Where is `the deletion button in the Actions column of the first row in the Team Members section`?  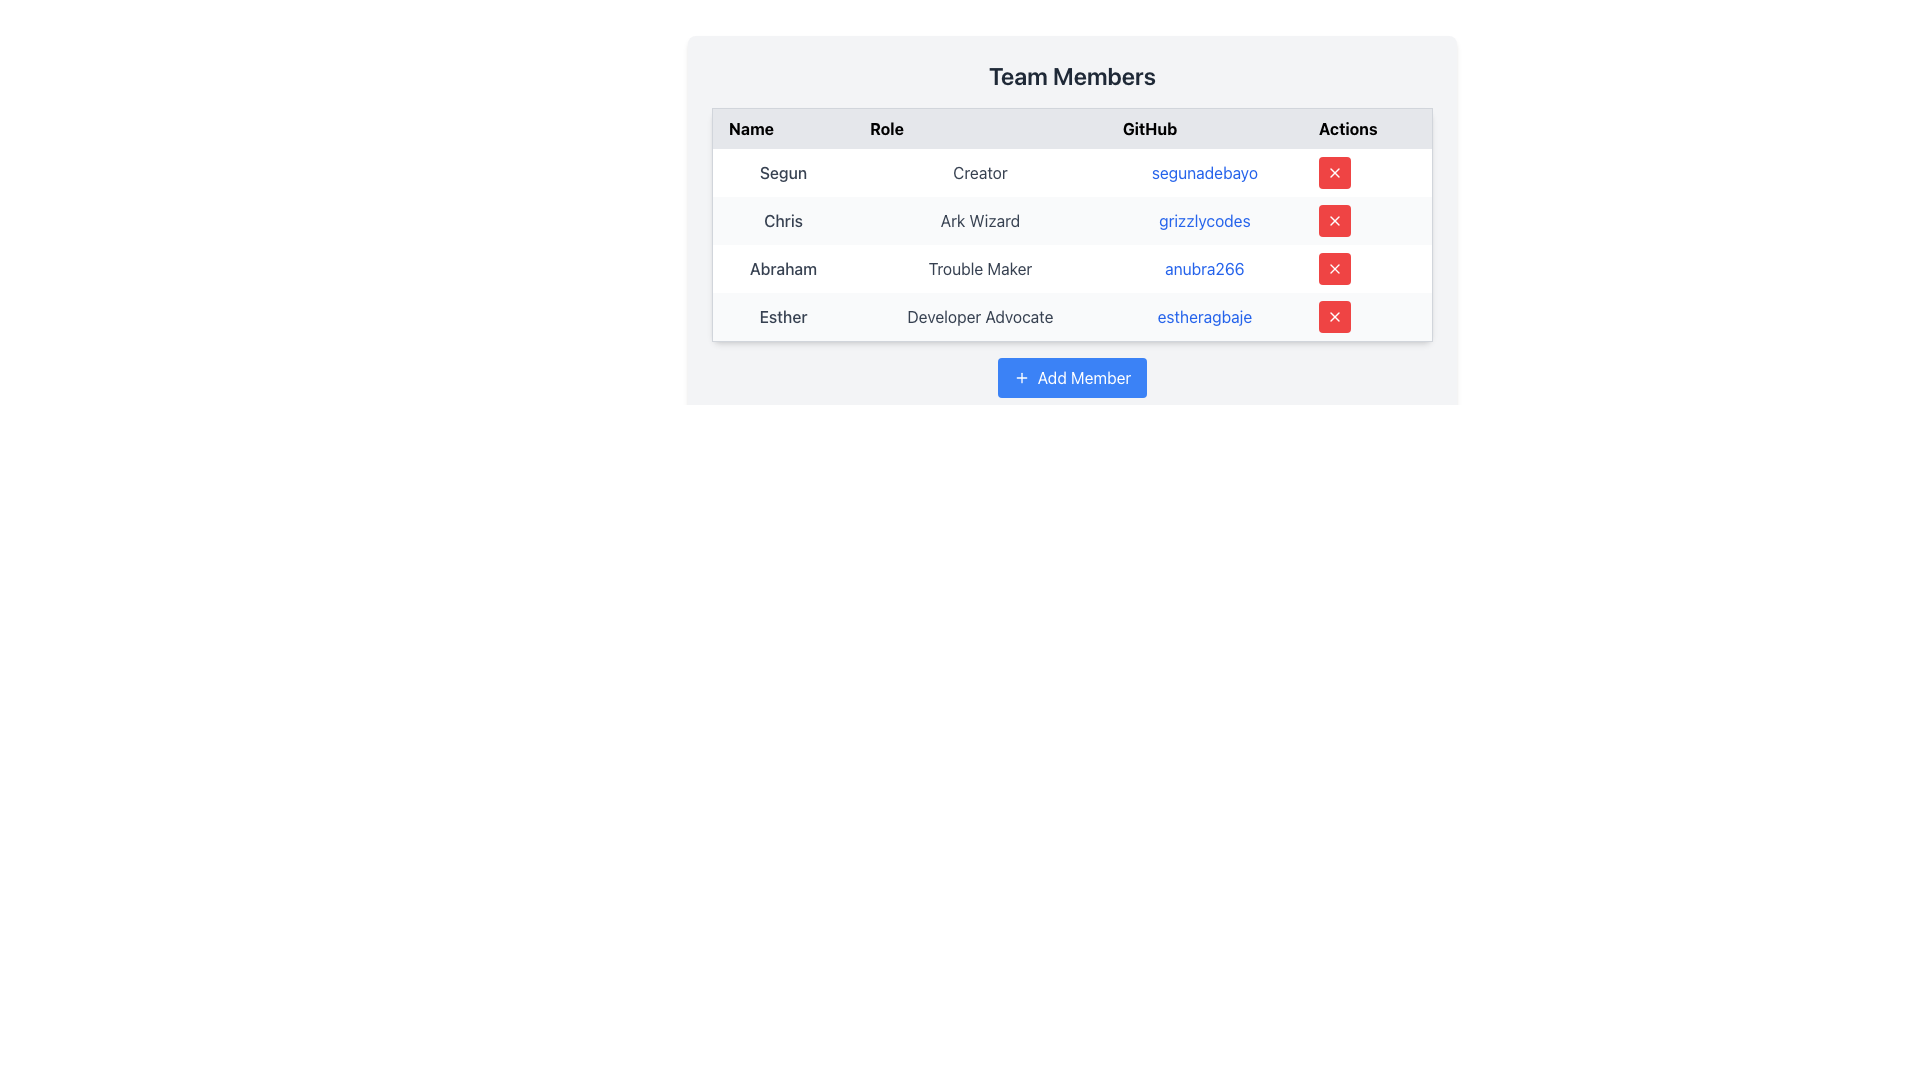 the deletion button in the Actions column of the first row in the Team Members section is located at coordinates (1334, 172).